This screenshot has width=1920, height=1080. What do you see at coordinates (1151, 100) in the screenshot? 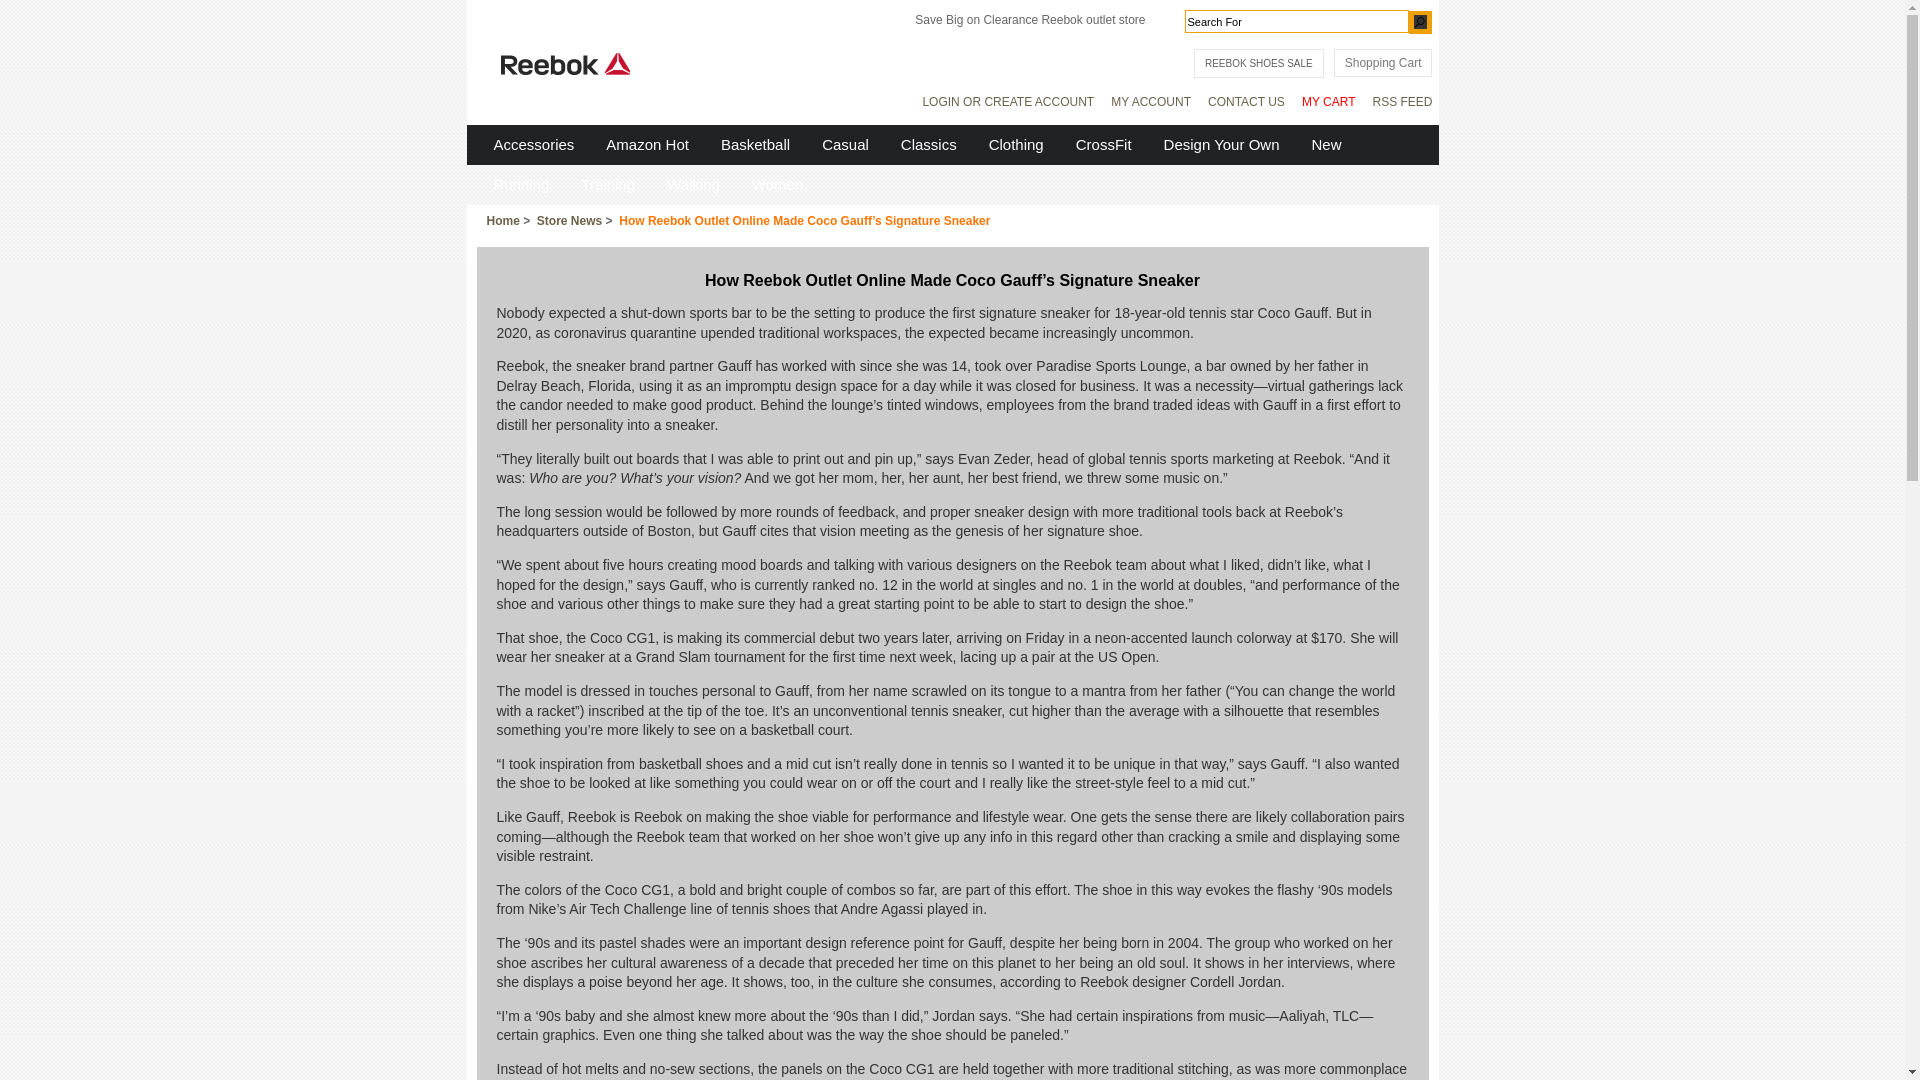
I see `'MY ACCOUNT'` at bounding box center [1151, 100].